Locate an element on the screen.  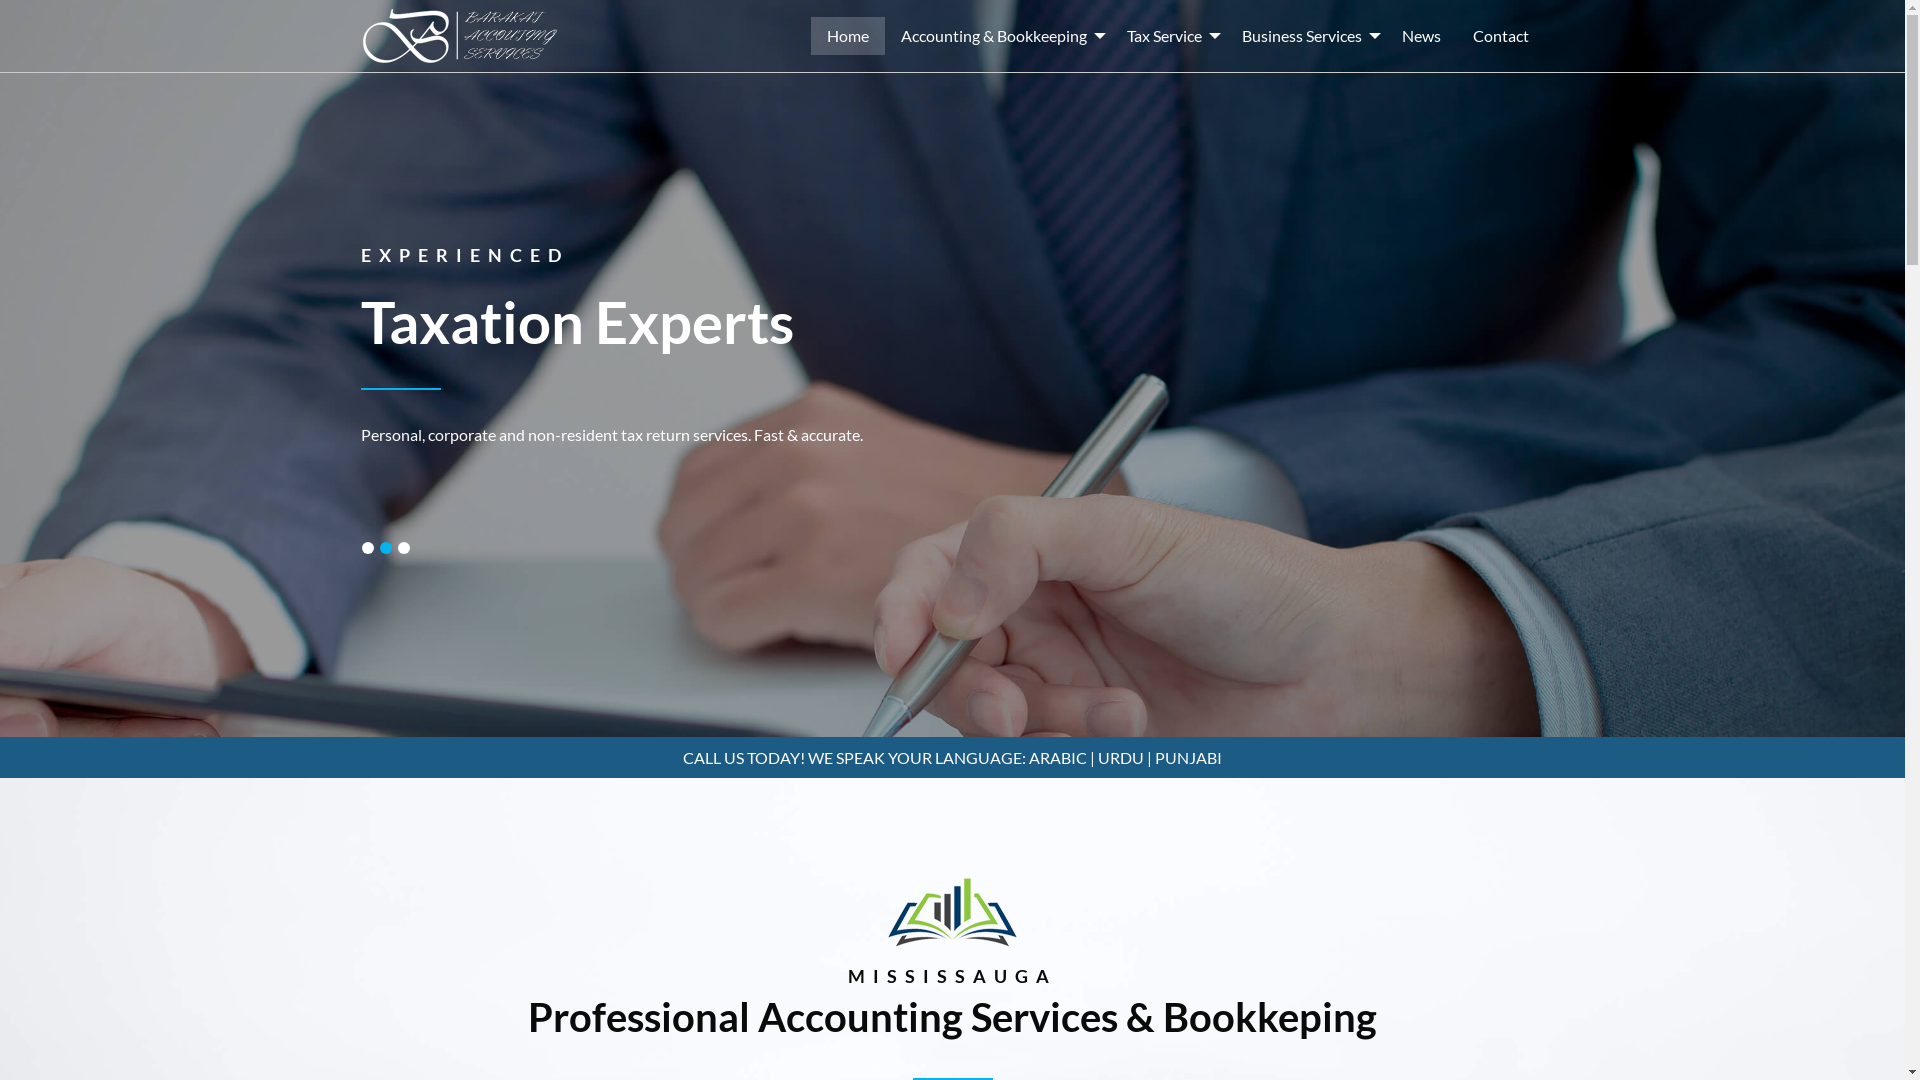
'Tax Service' is located at coordinates (1167, 35).